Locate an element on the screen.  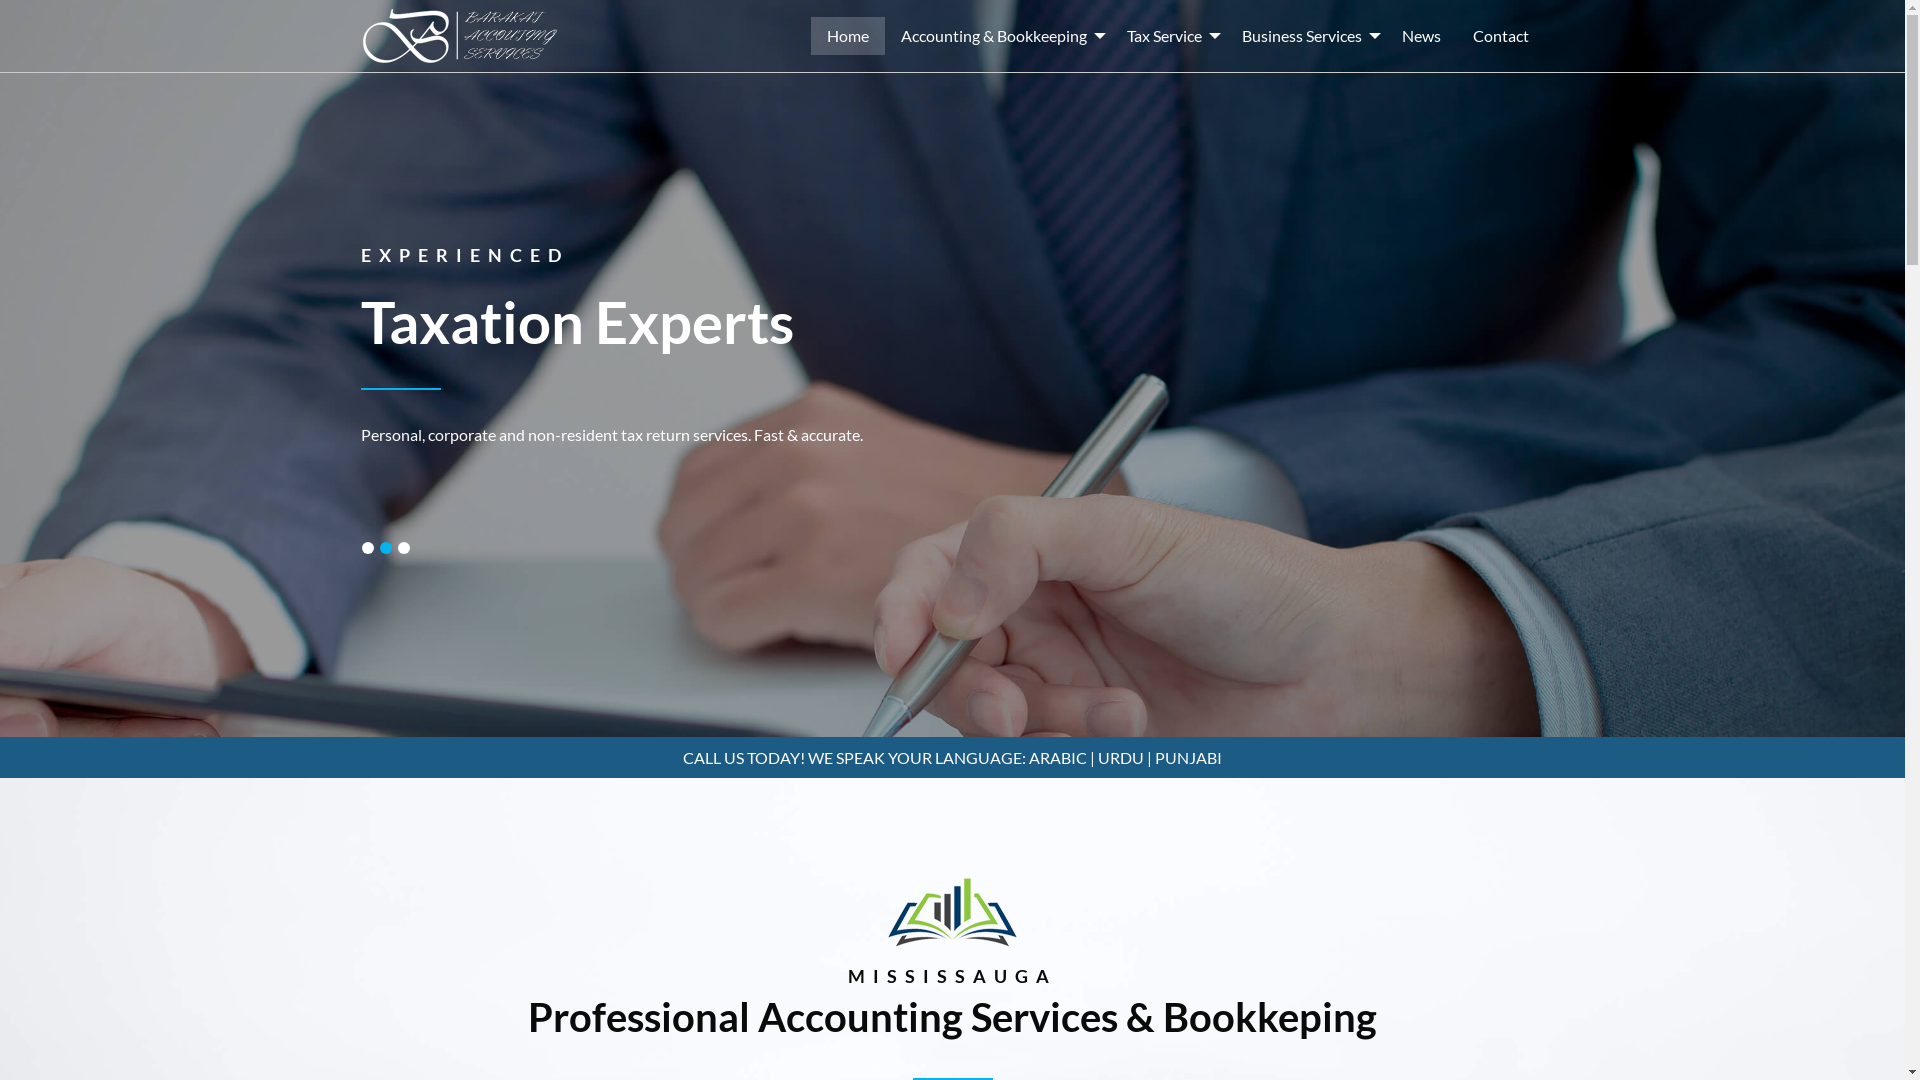
'Tax Service' is located at coordinates (1167, 35).